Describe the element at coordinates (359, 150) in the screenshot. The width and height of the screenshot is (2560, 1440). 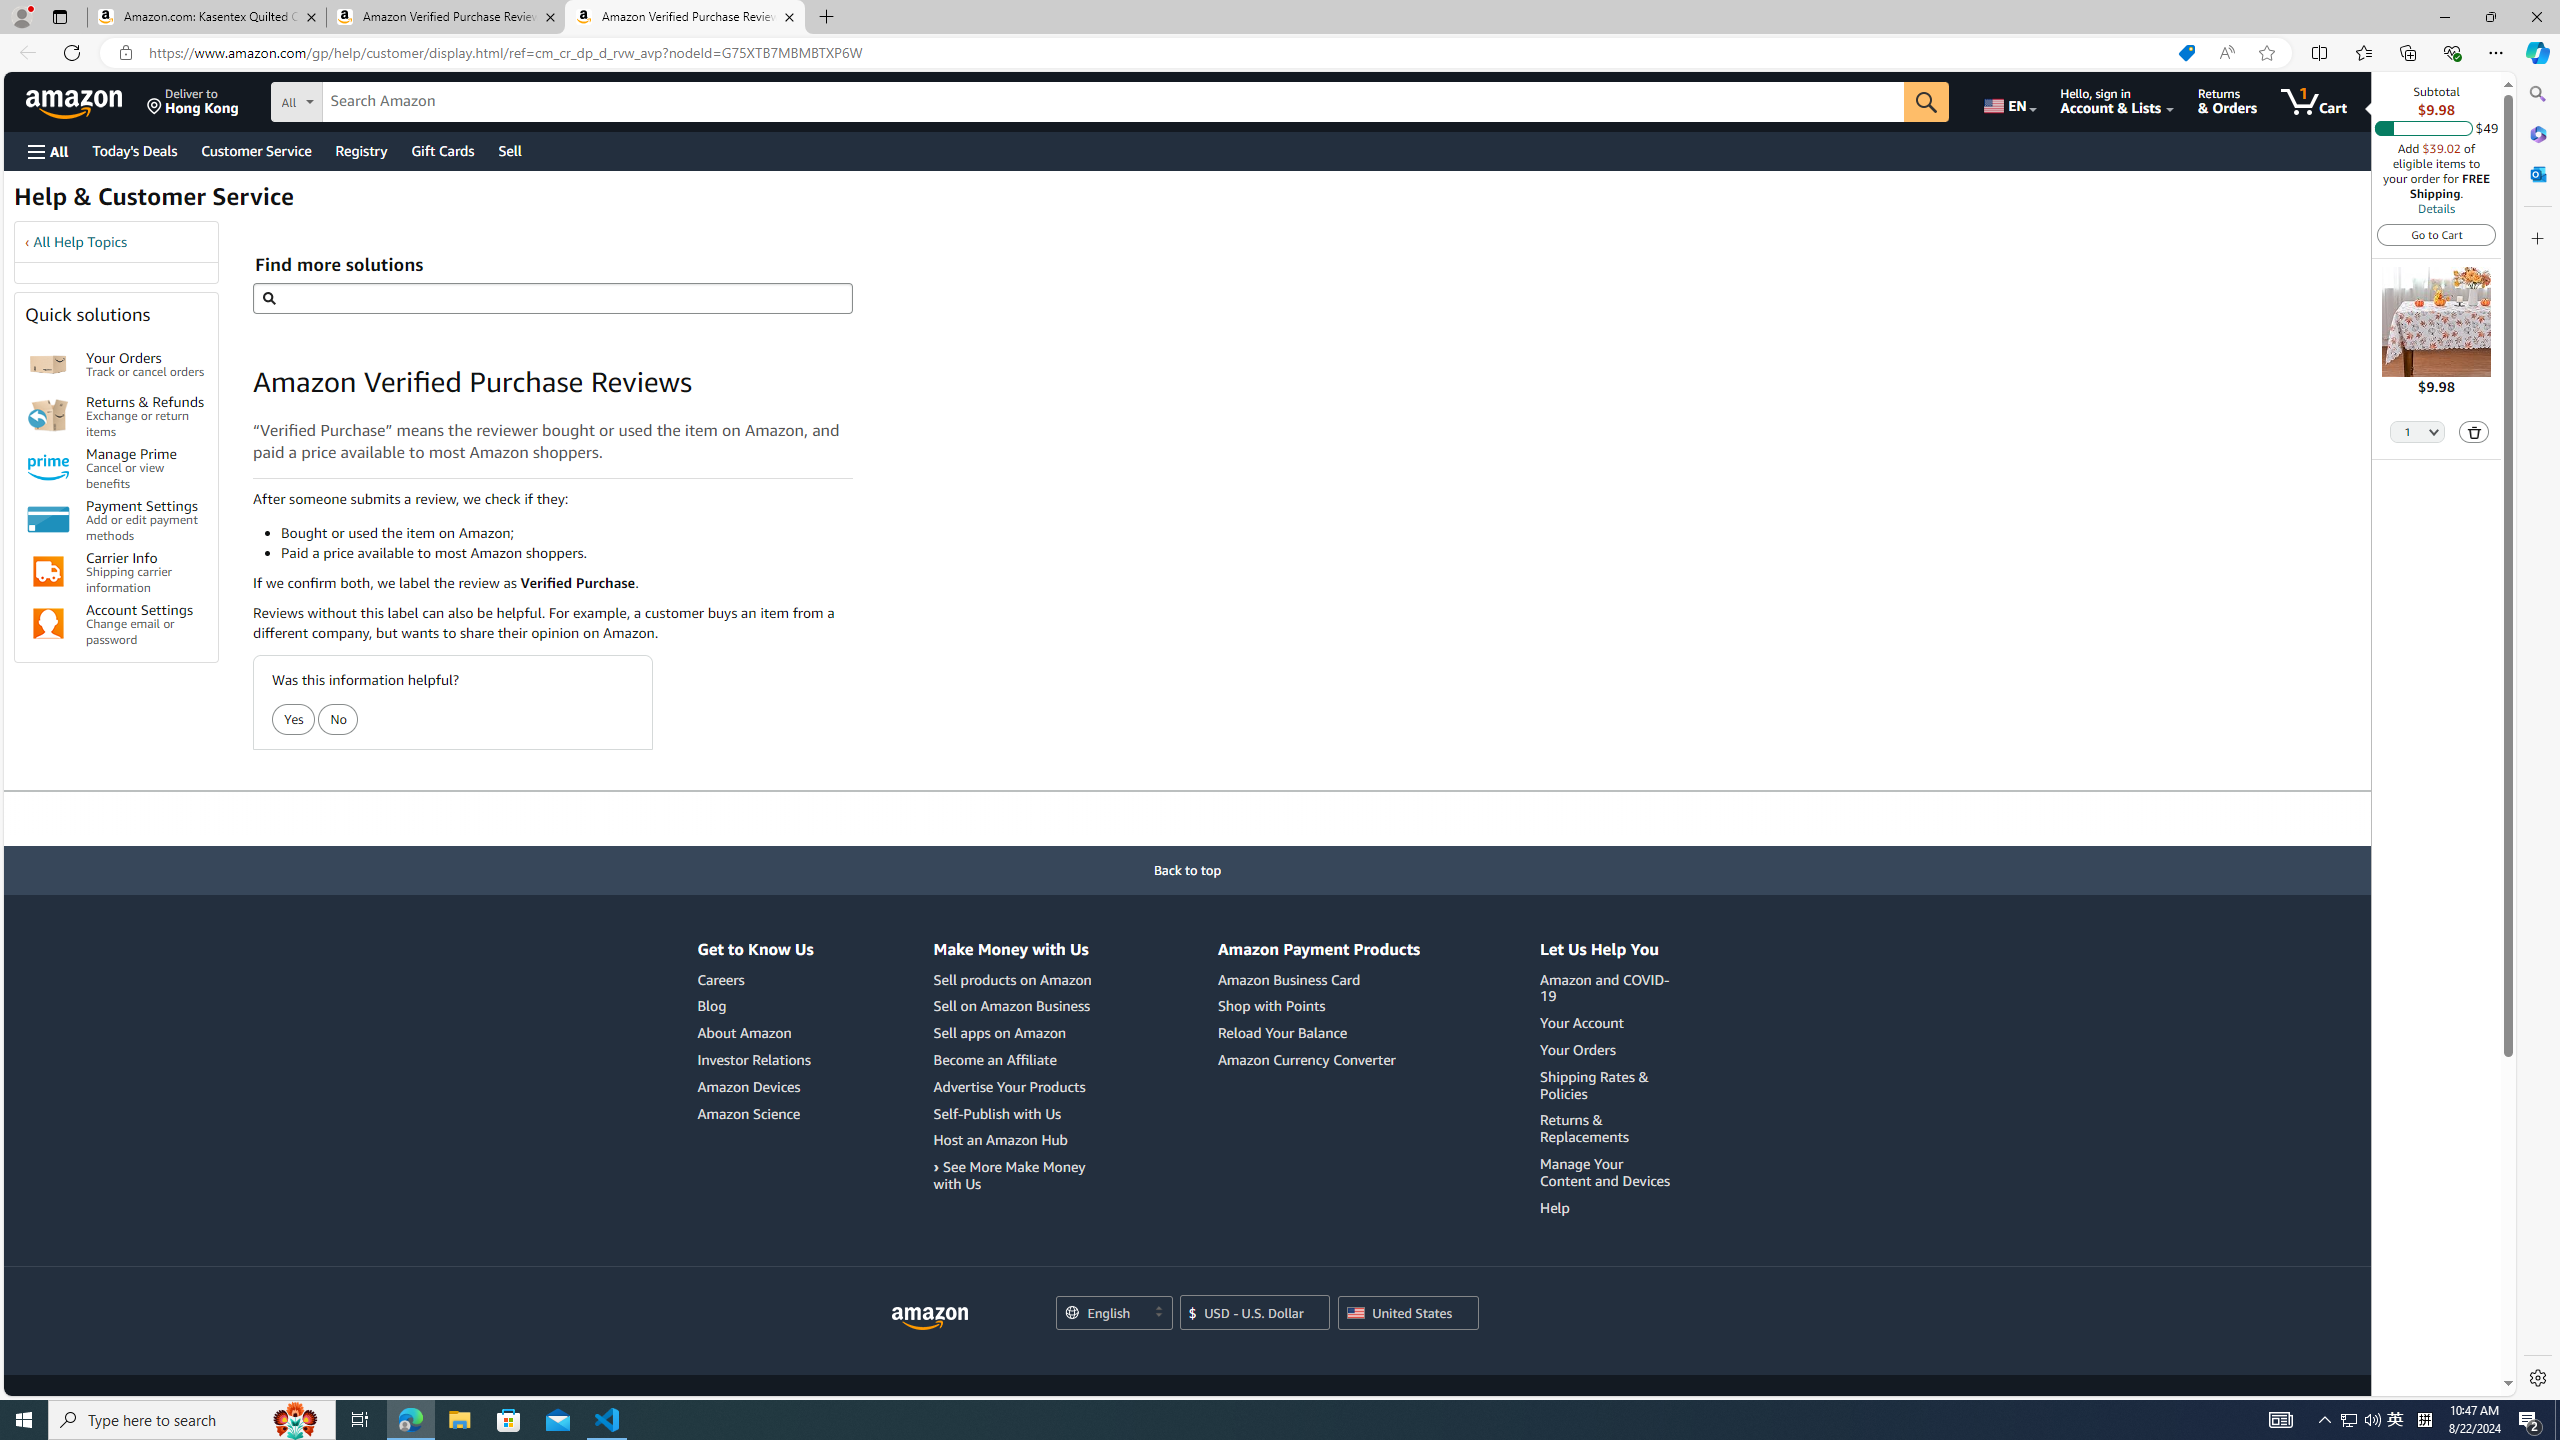
I see `'Registry'` at that location.